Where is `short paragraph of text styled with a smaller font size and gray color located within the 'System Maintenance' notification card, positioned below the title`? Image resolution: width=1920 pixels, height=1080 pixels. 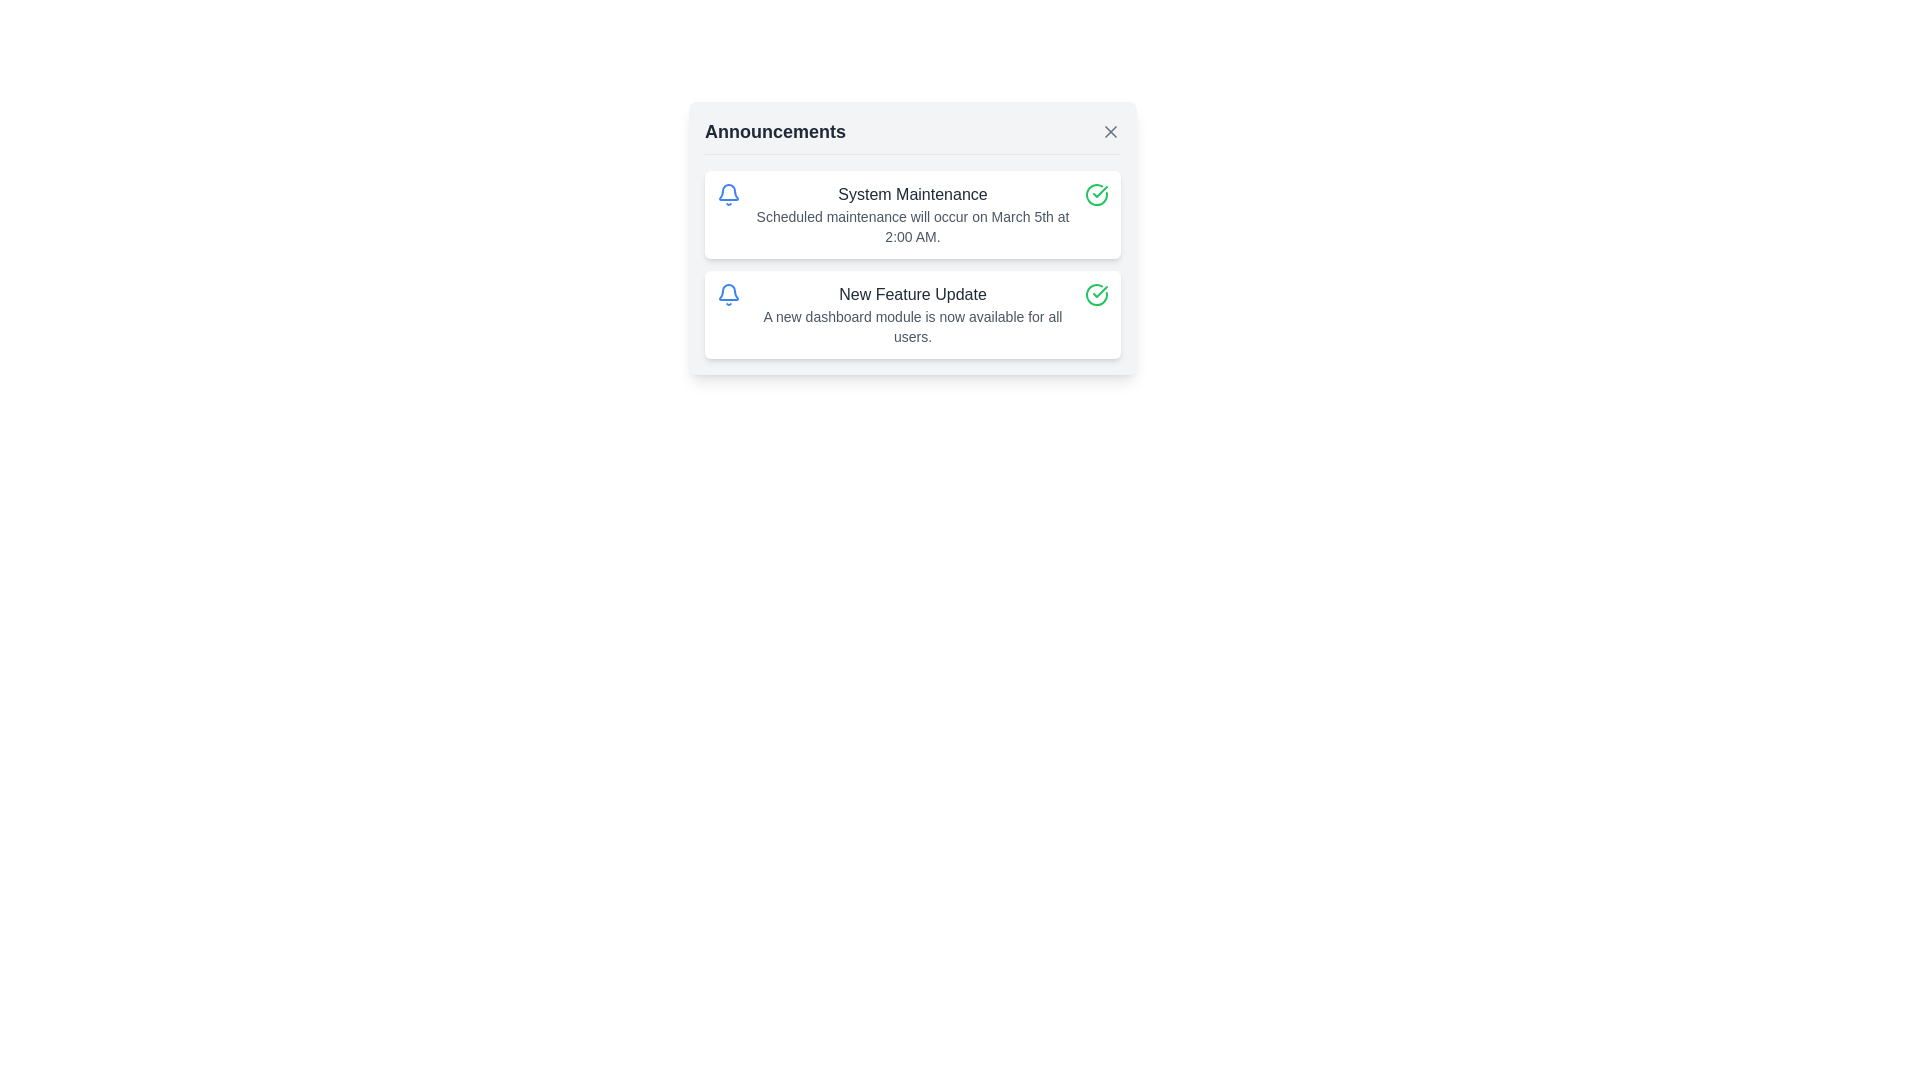
short paragraph of text styled with a smaller font size and gray color located within the 'System Maintenance' notification card, positioned below the title is located at coordinates (911, 226).